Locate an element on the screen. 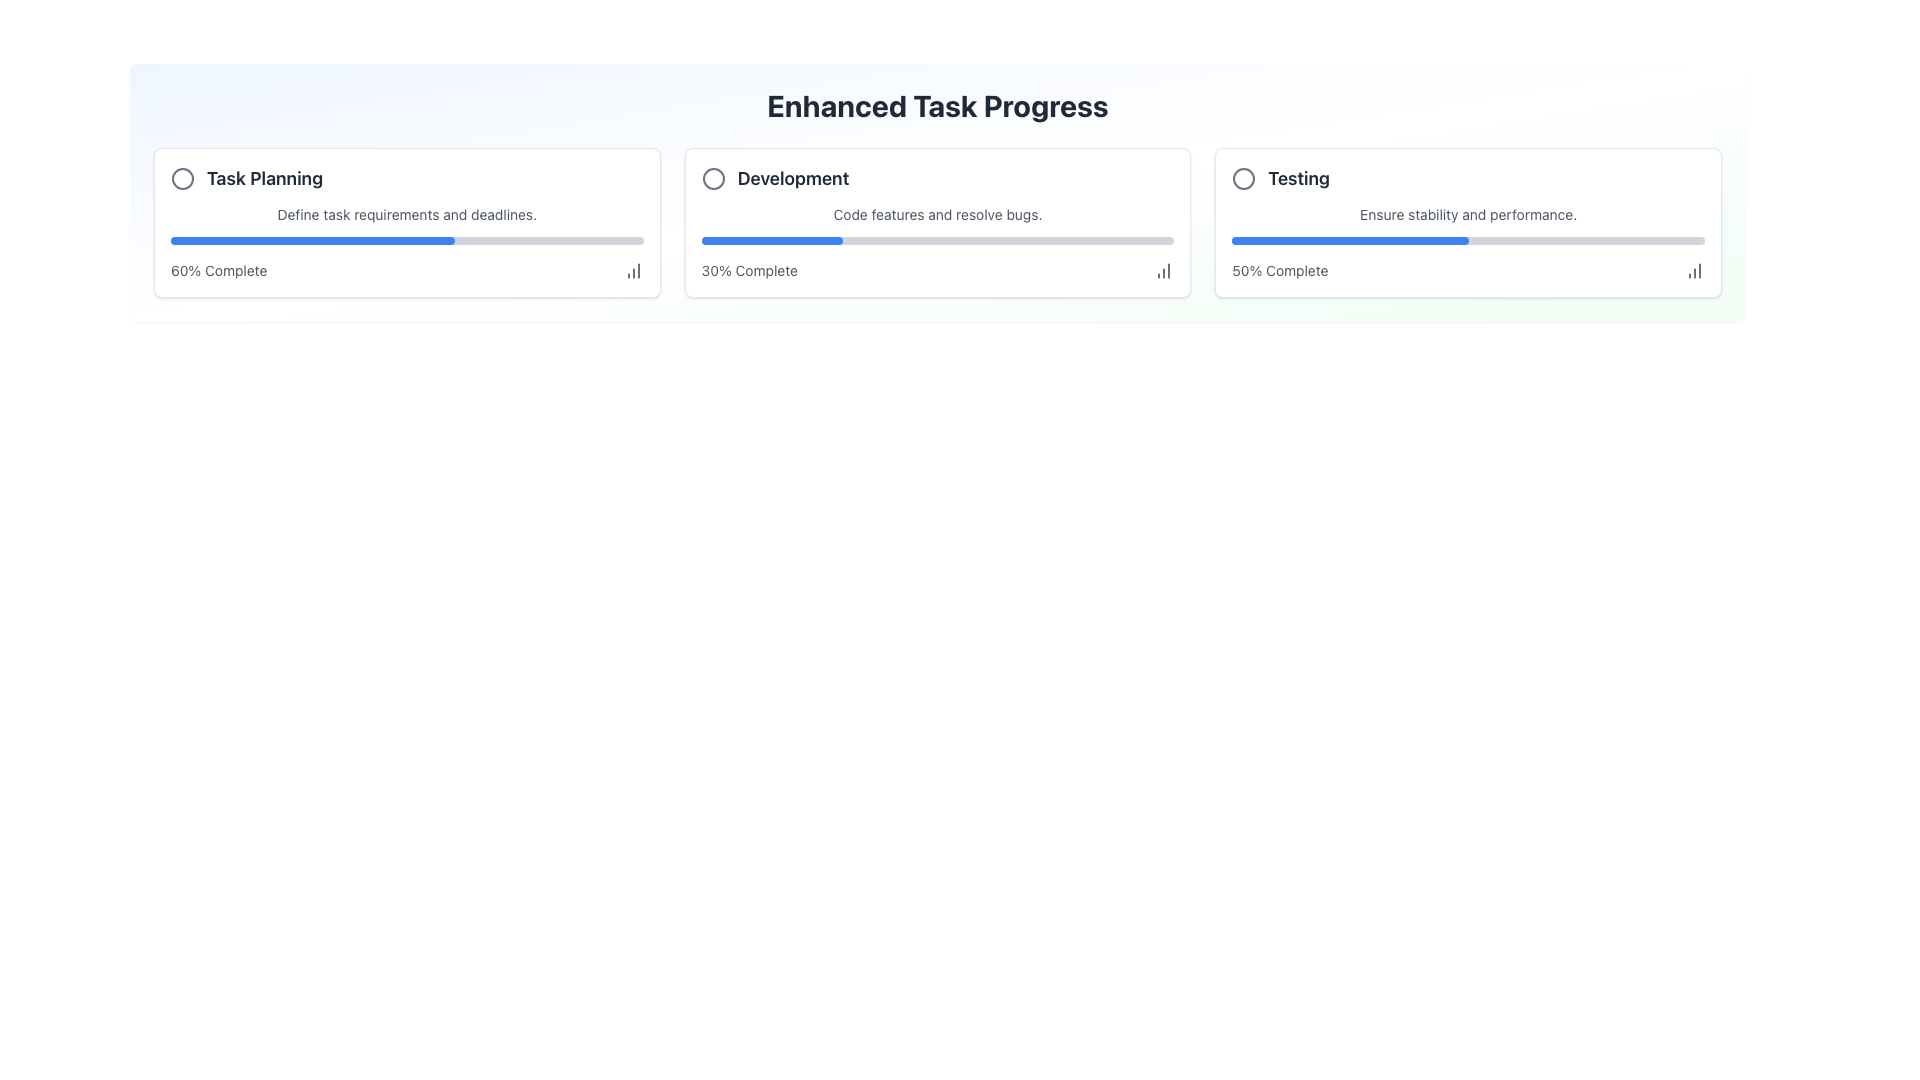 Image resolution: width=1920 pixels, height=1080 pixels. text of the Text Label element that displays 'Task Planning', which is styled in bold and dark gray, located within the first card of horizontally aligned cards is located at coordinates (263, 177).